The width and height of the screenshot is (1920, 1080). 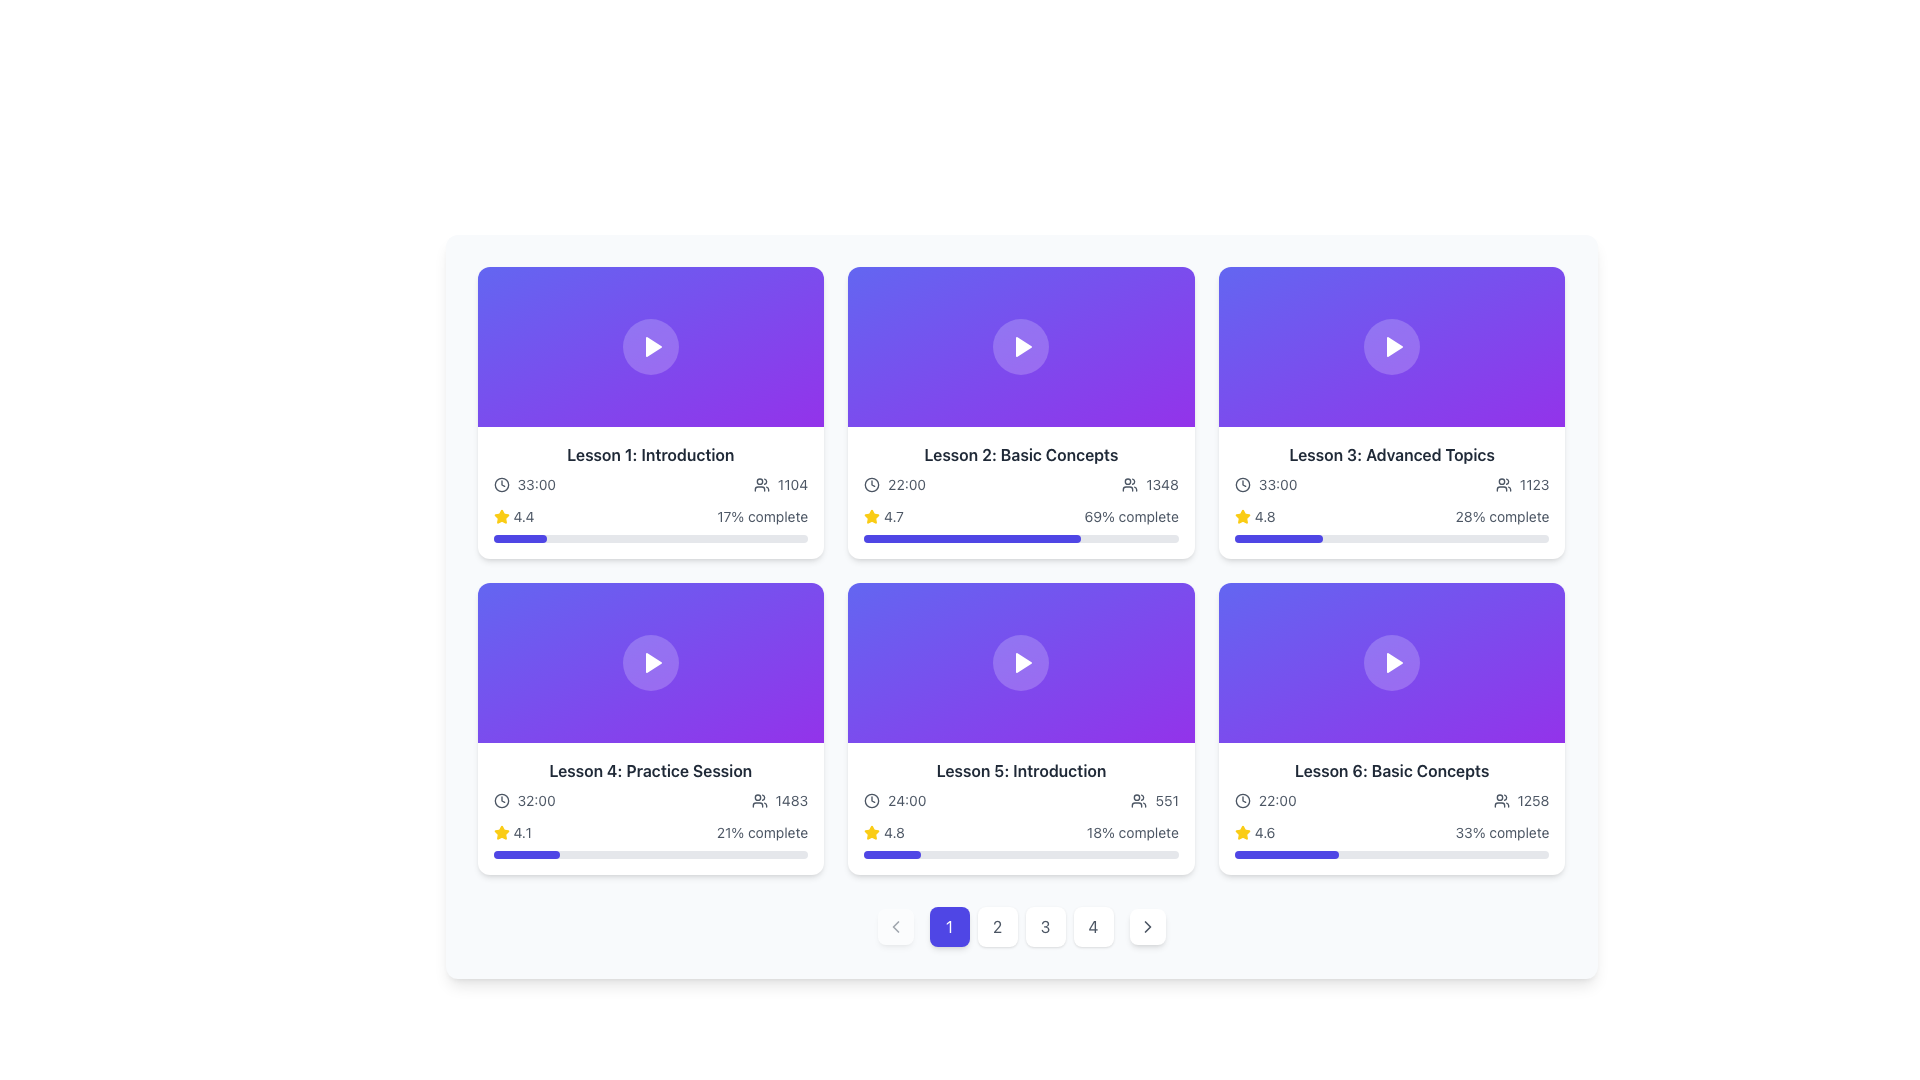 What do you see at coordinates (1092, 926) in the screenshot?
I see `the fourth button in the pagination control, which has a white background and the number '4' in dark gray text, to change its background color` at bounding box center [1092, 926].